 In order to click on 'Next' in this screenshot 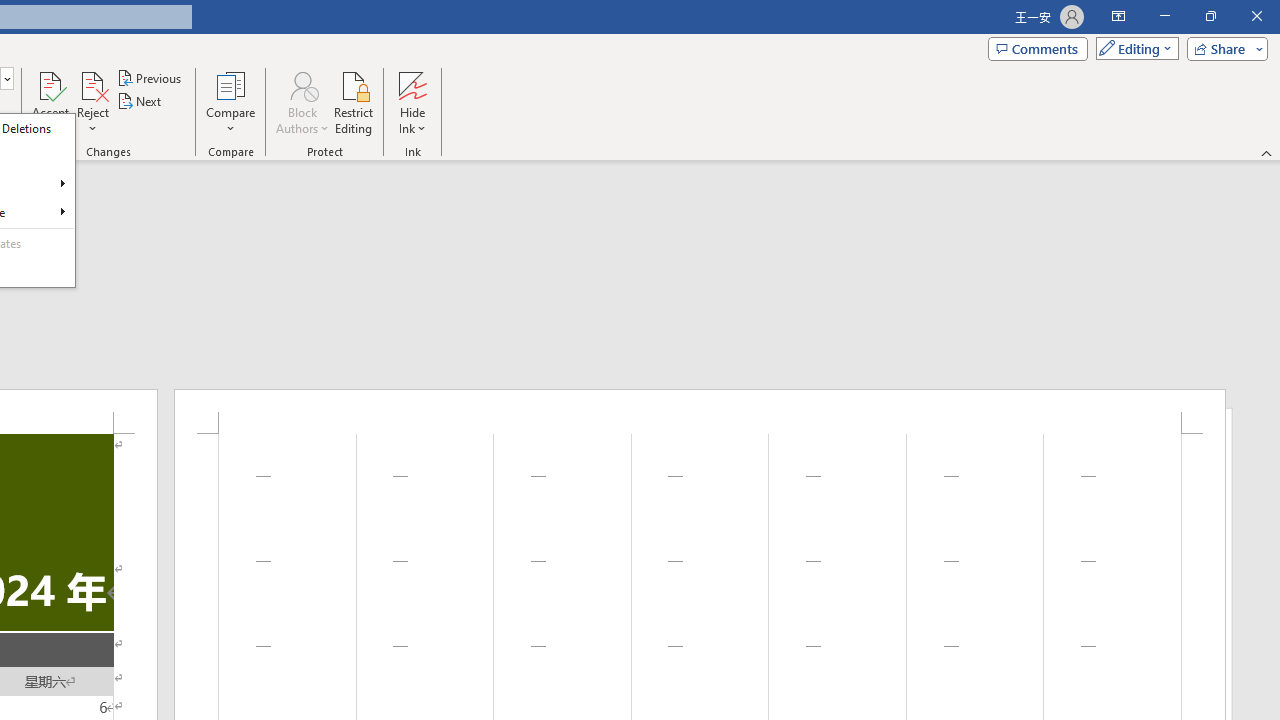, I will do `click(139, 101)`.